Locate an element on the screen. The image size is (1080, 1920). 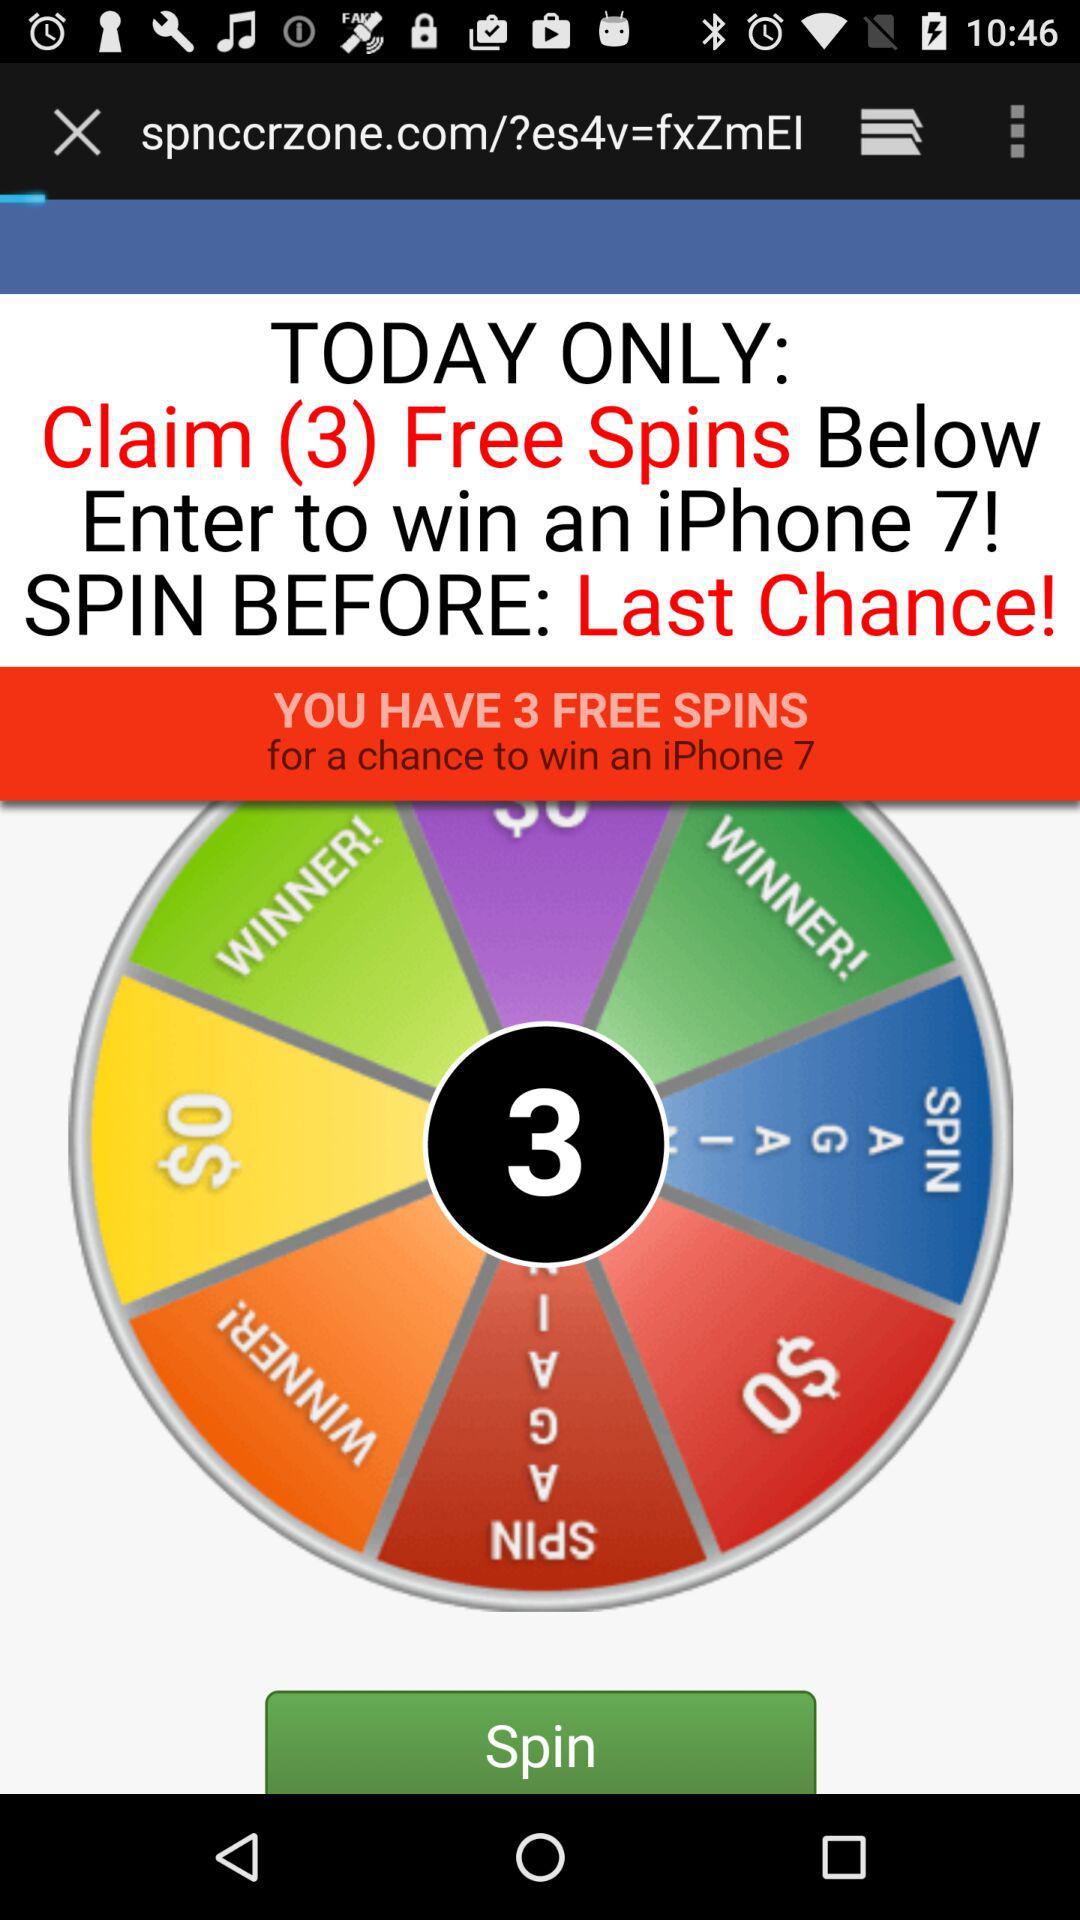
item at the center is located at coordinates (540, 996).